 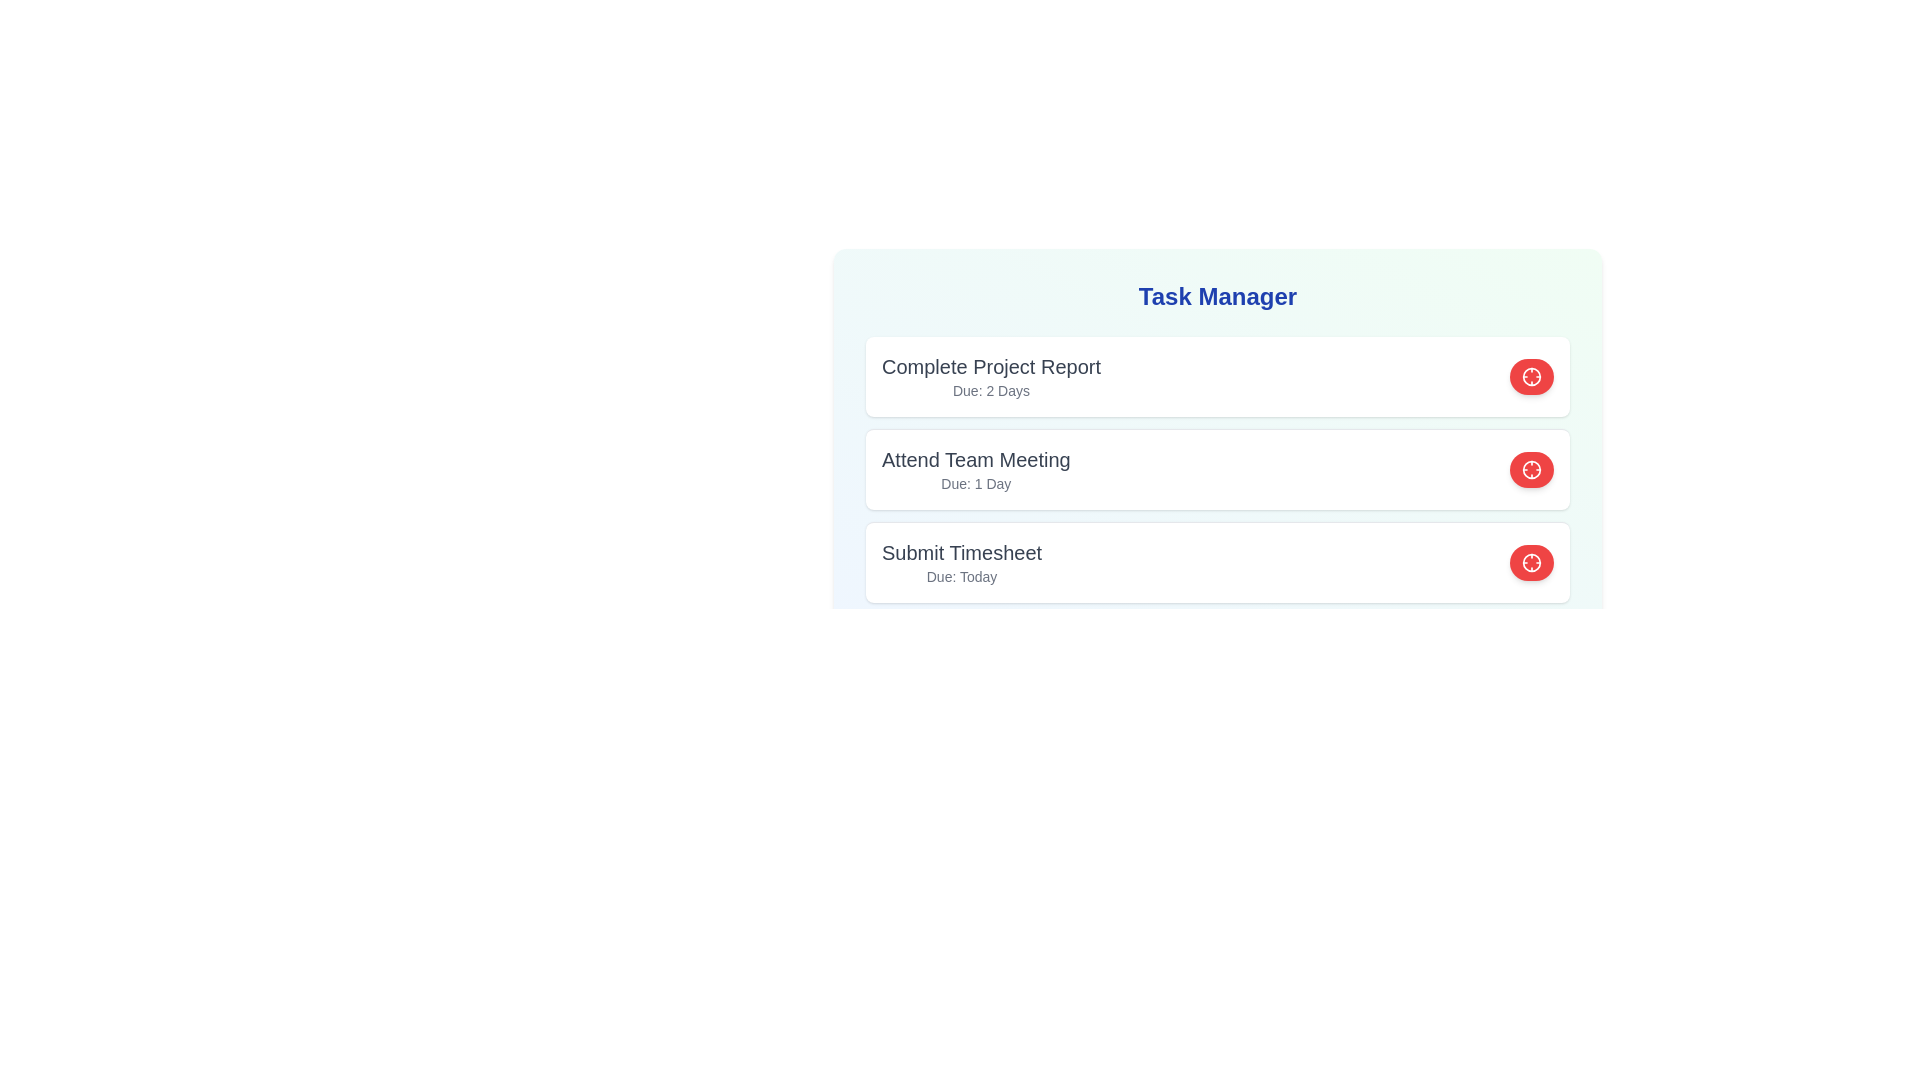 I want to click on the task card titled 'Submit Timesheet' with a due date of 'Due: Today', which is the third card in the list of task cards in the 'Task Manager' section, so click(x=1217, y=562).